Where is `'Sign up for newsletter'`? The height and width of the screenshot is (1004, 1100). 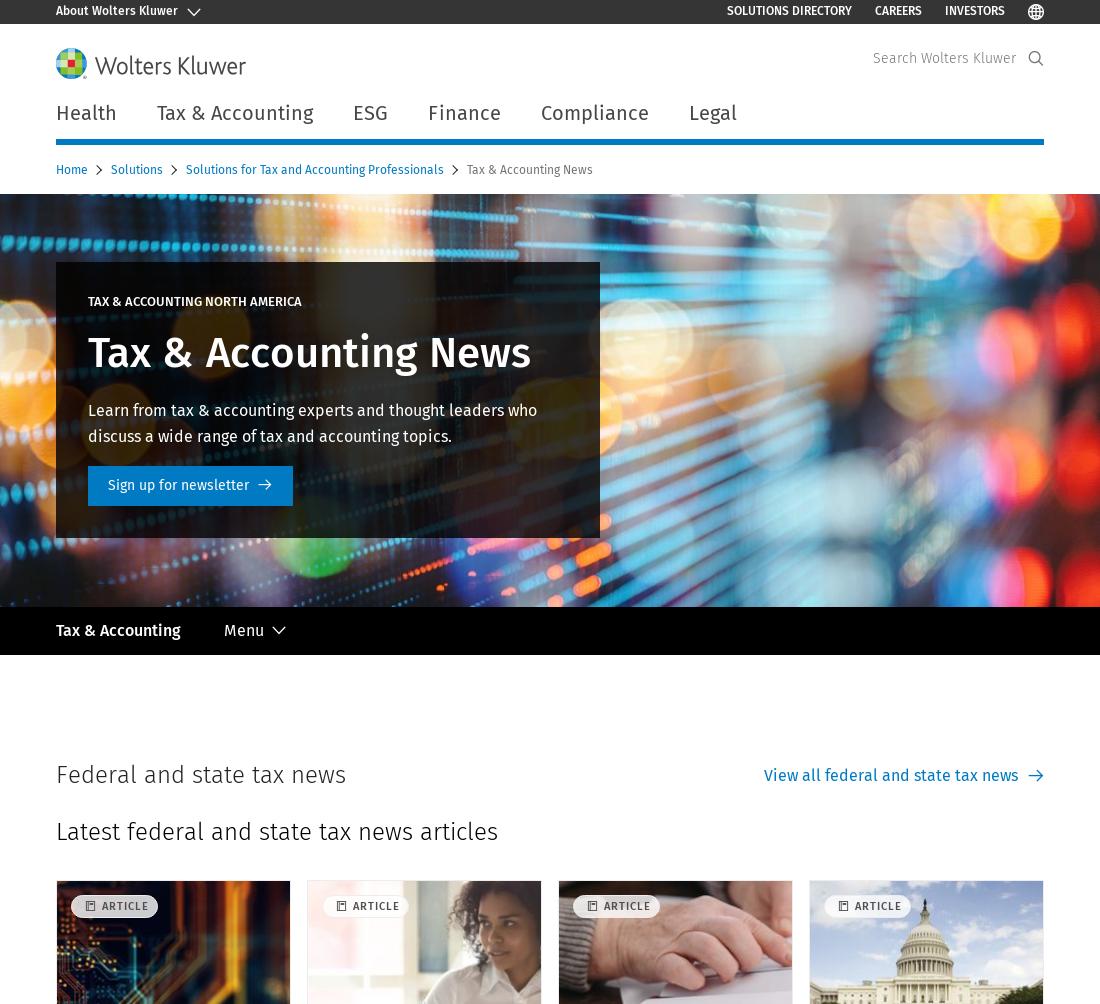
'Sign up for newsletter' is located at coordinates (177, 484).